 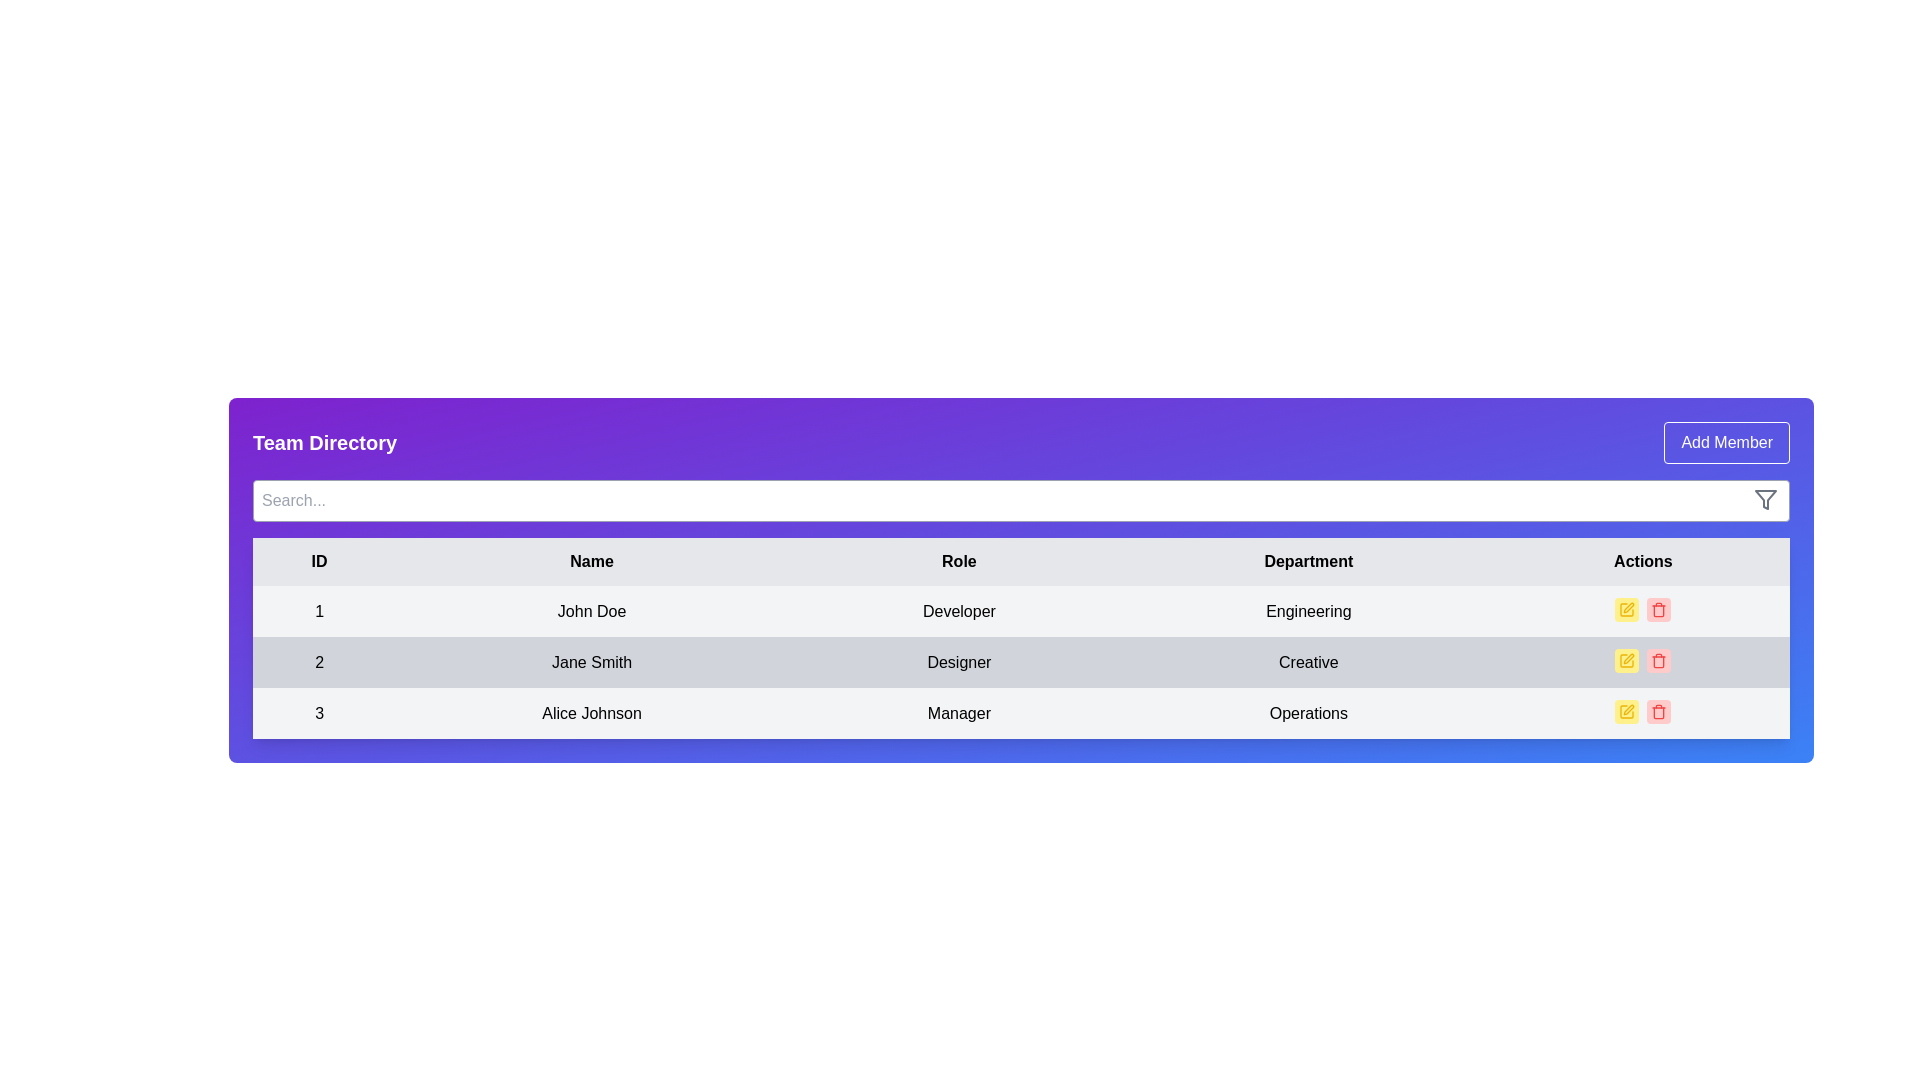 What do you see at coordinates (1659, 608) in the screenshot?
I see `the delete button located in the Actions column of the Engineering department row in the Team Directory table` at bounding box center [1659, 608].